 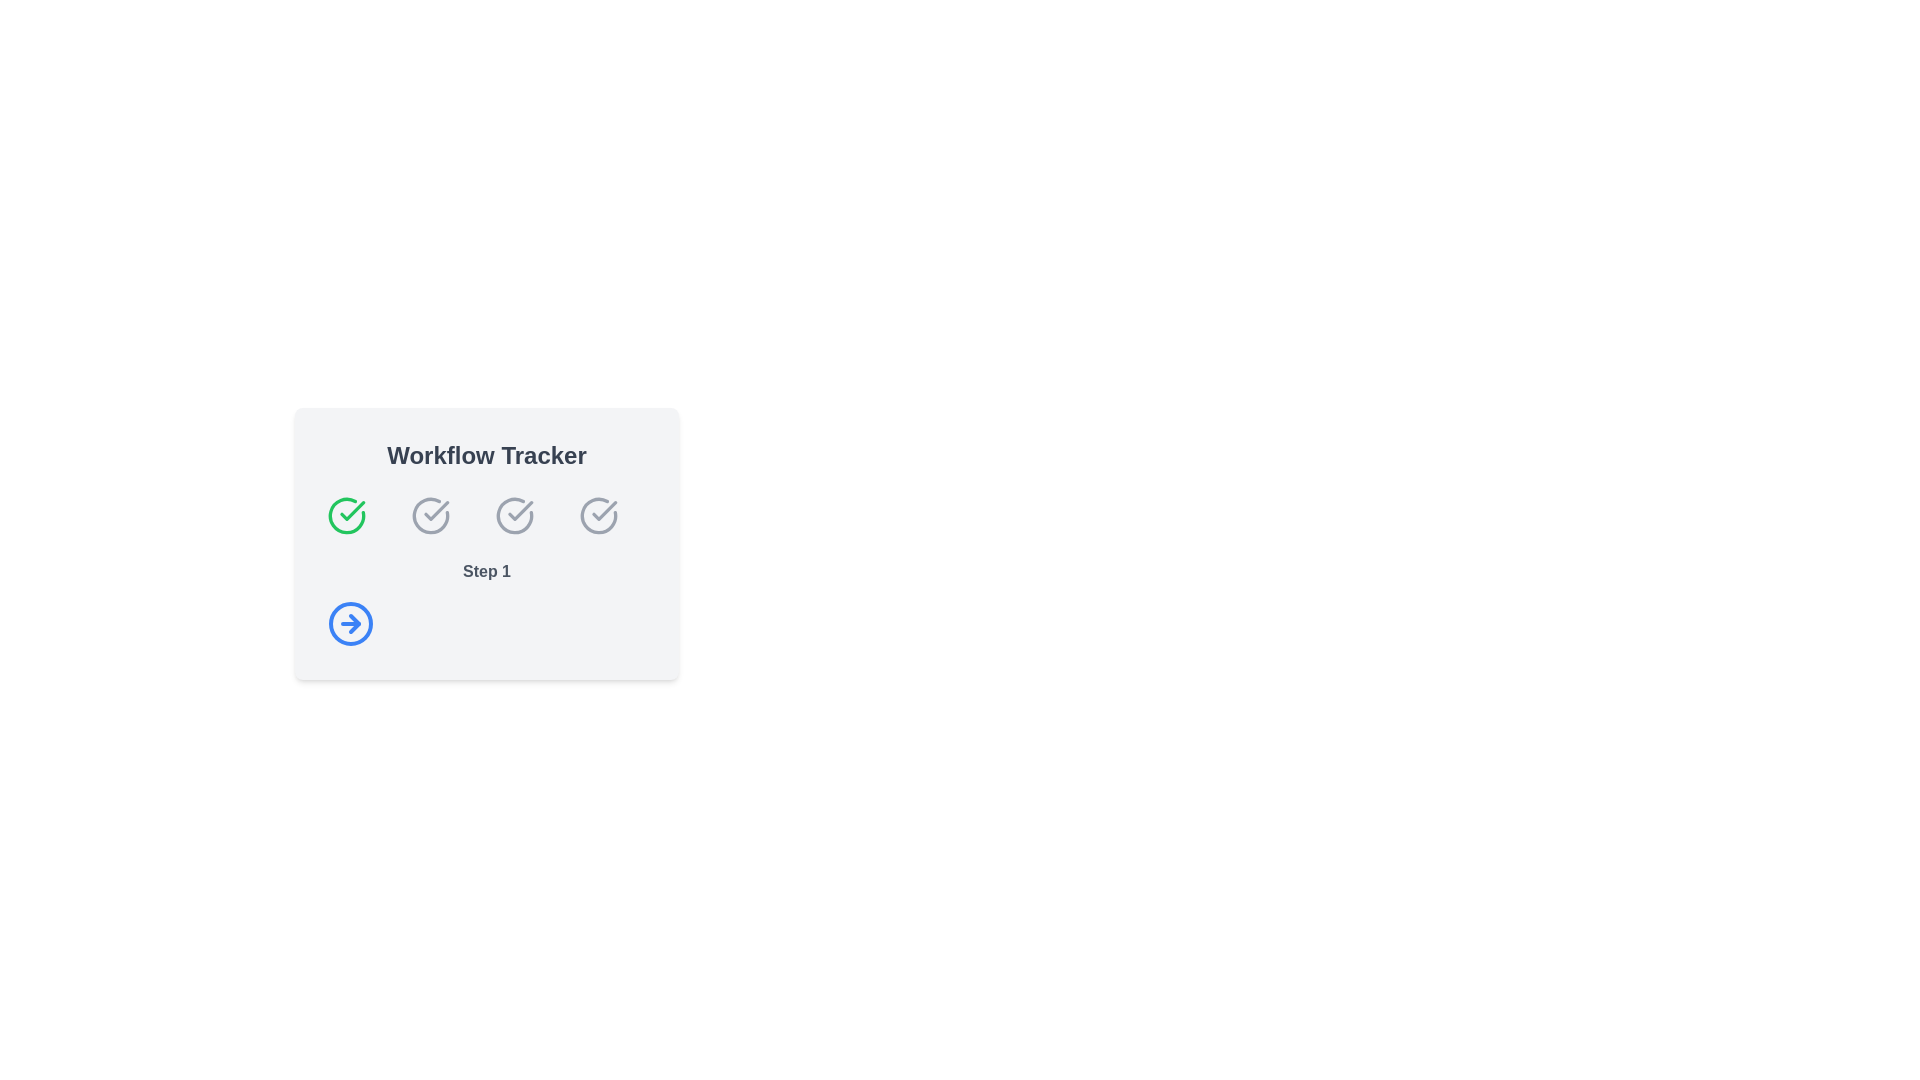 What do you see at coordinates (355, 623) in the screenshot?
I see `arrow icon element, which is a blue circular icon with a right-pointing arrow, located at the bottom-left corner of the workflow tracker section, below the text 'Step 1'` at bounding box center [355, 623].